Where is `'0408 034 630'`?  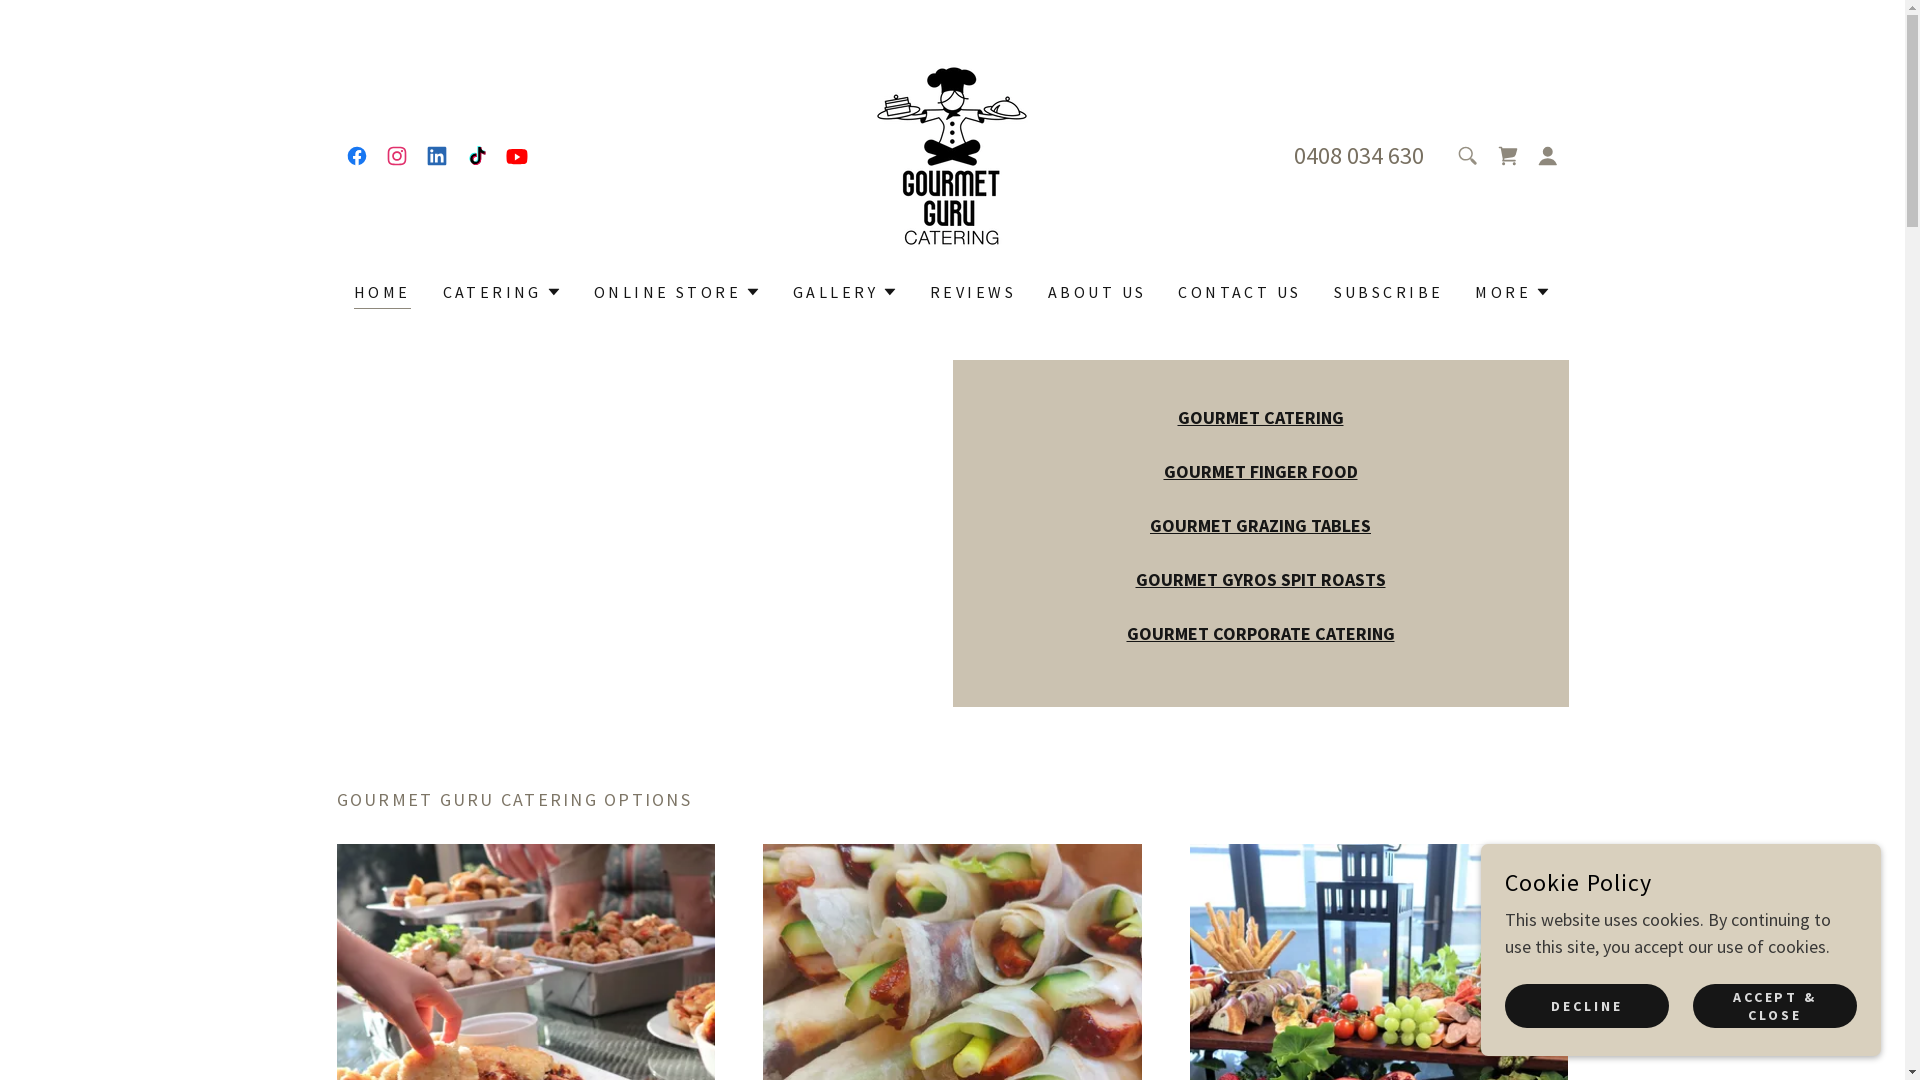 '0408 034 630' is located at coordinates (1358, 154).